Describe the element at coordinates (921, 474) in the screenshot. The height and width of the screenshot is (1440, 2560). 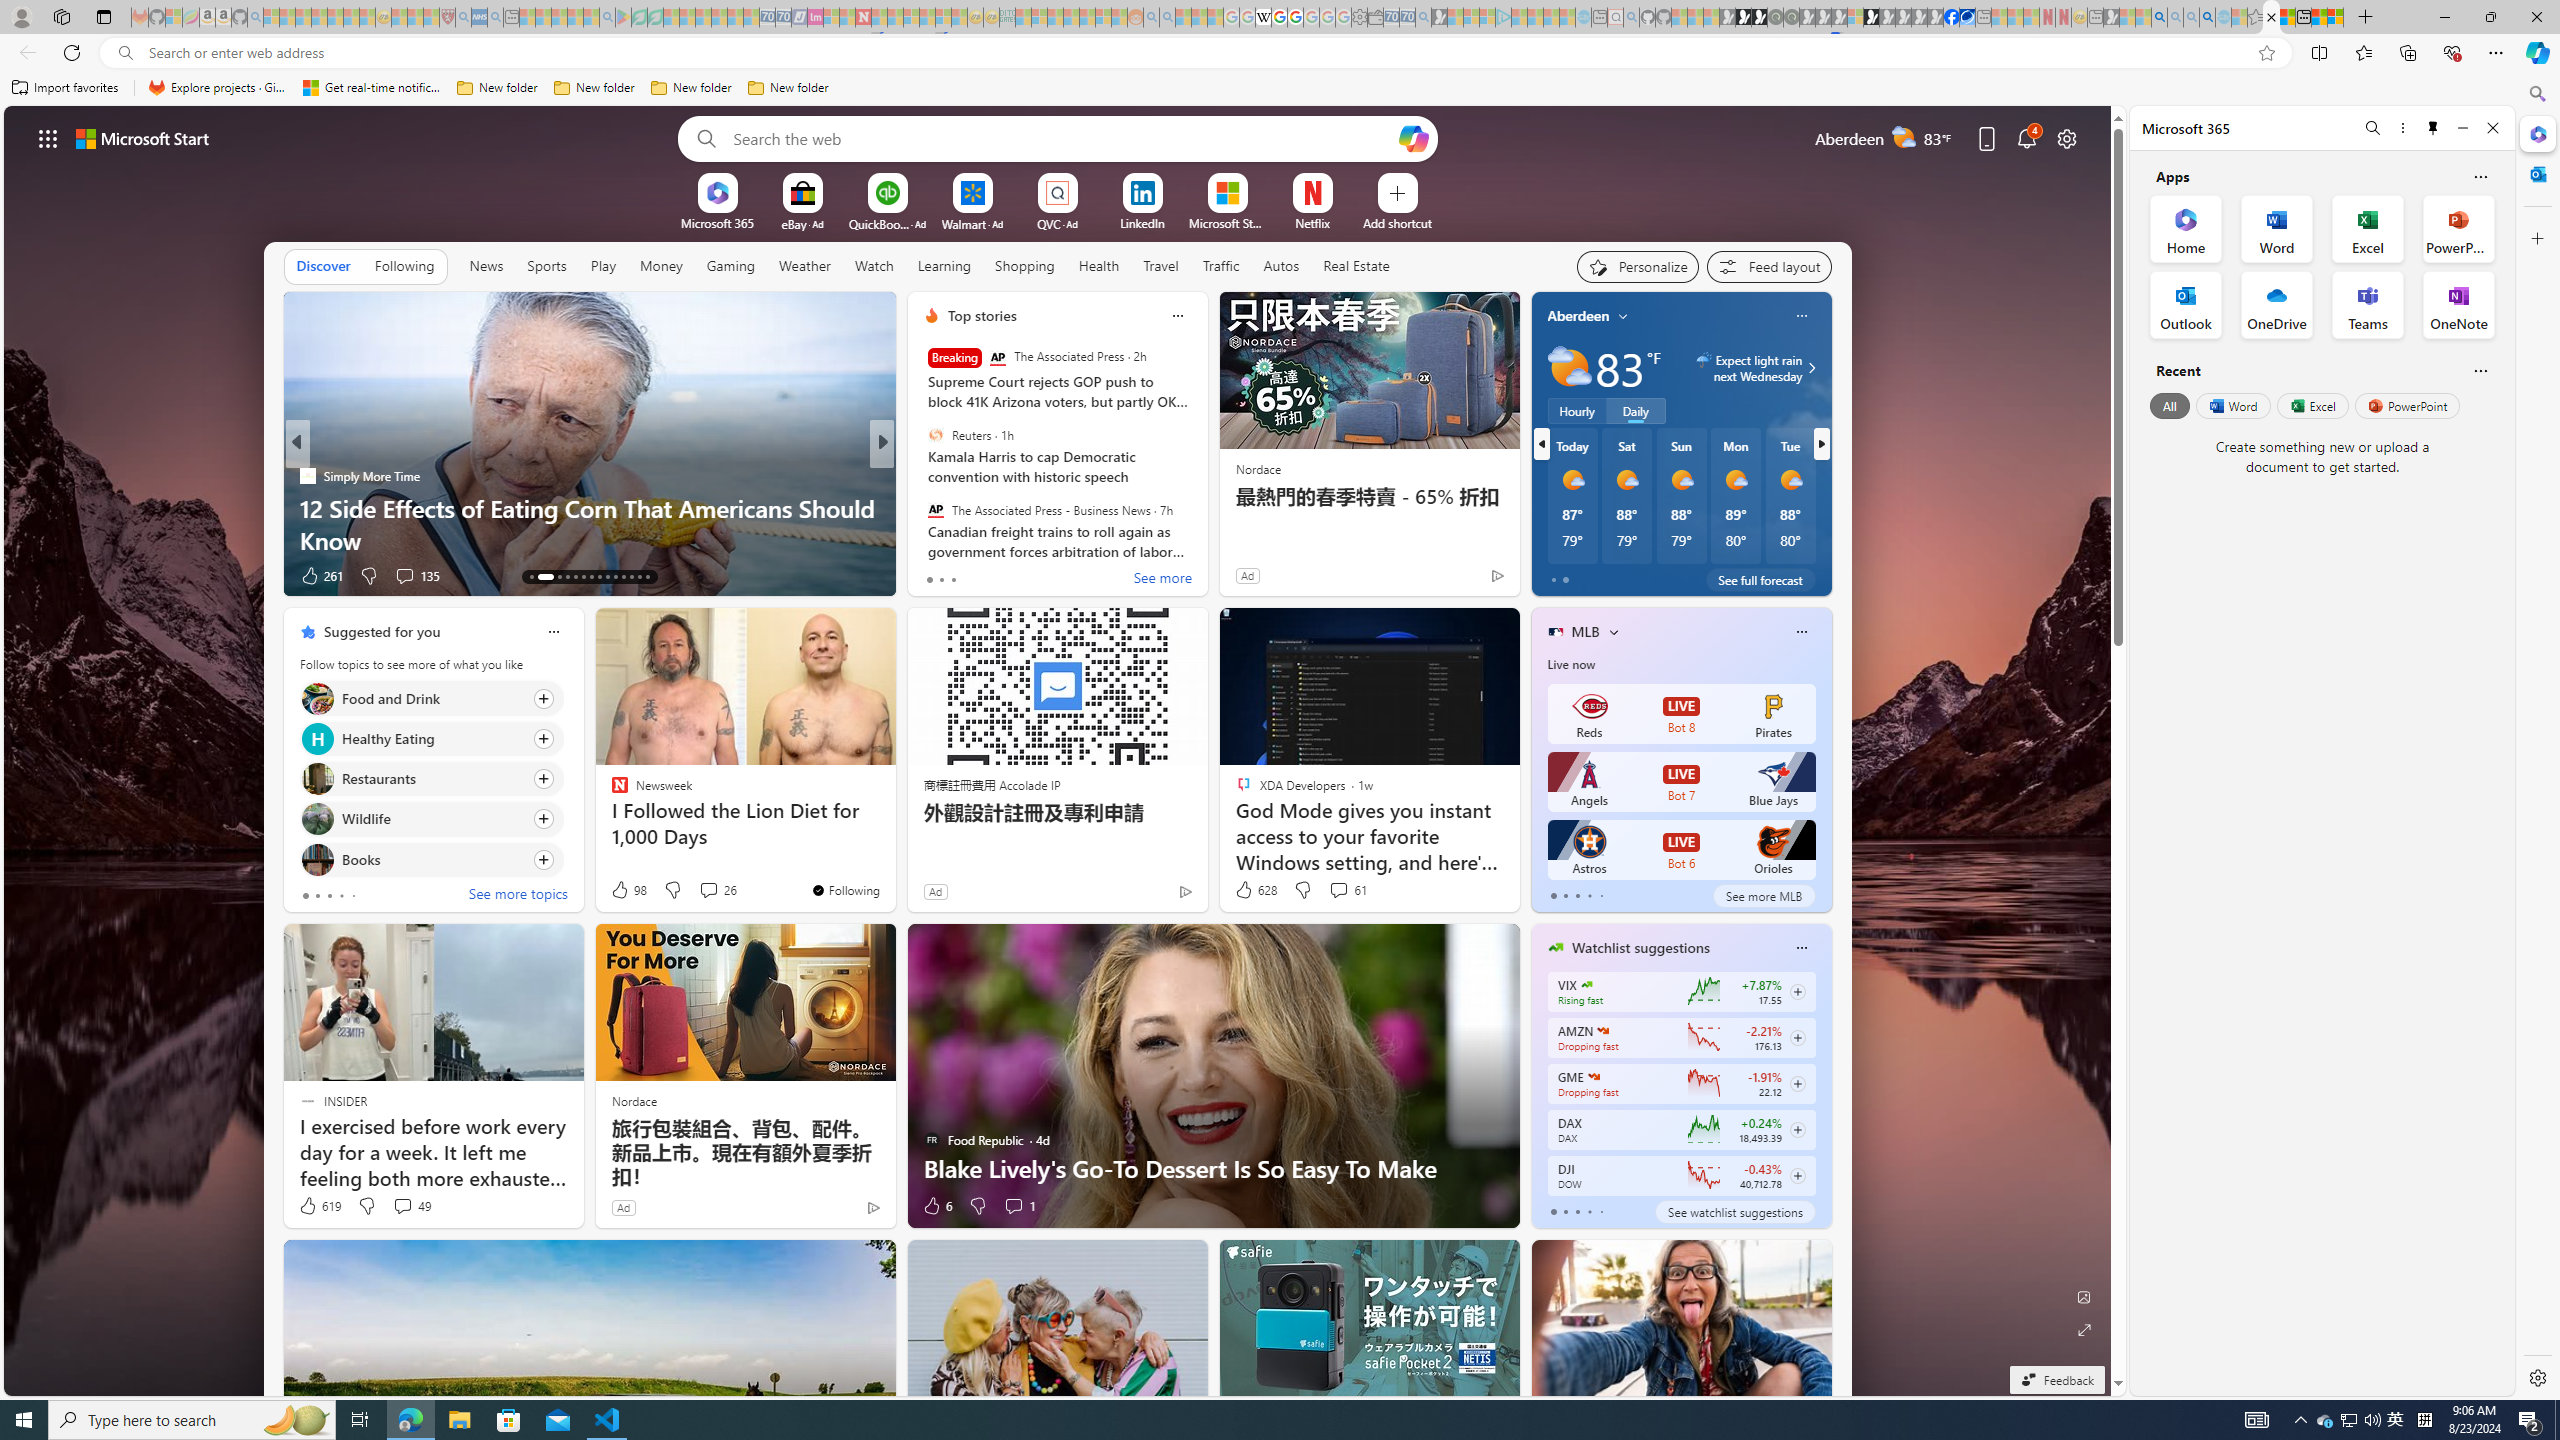
I see `'ZDNet'` at that location.